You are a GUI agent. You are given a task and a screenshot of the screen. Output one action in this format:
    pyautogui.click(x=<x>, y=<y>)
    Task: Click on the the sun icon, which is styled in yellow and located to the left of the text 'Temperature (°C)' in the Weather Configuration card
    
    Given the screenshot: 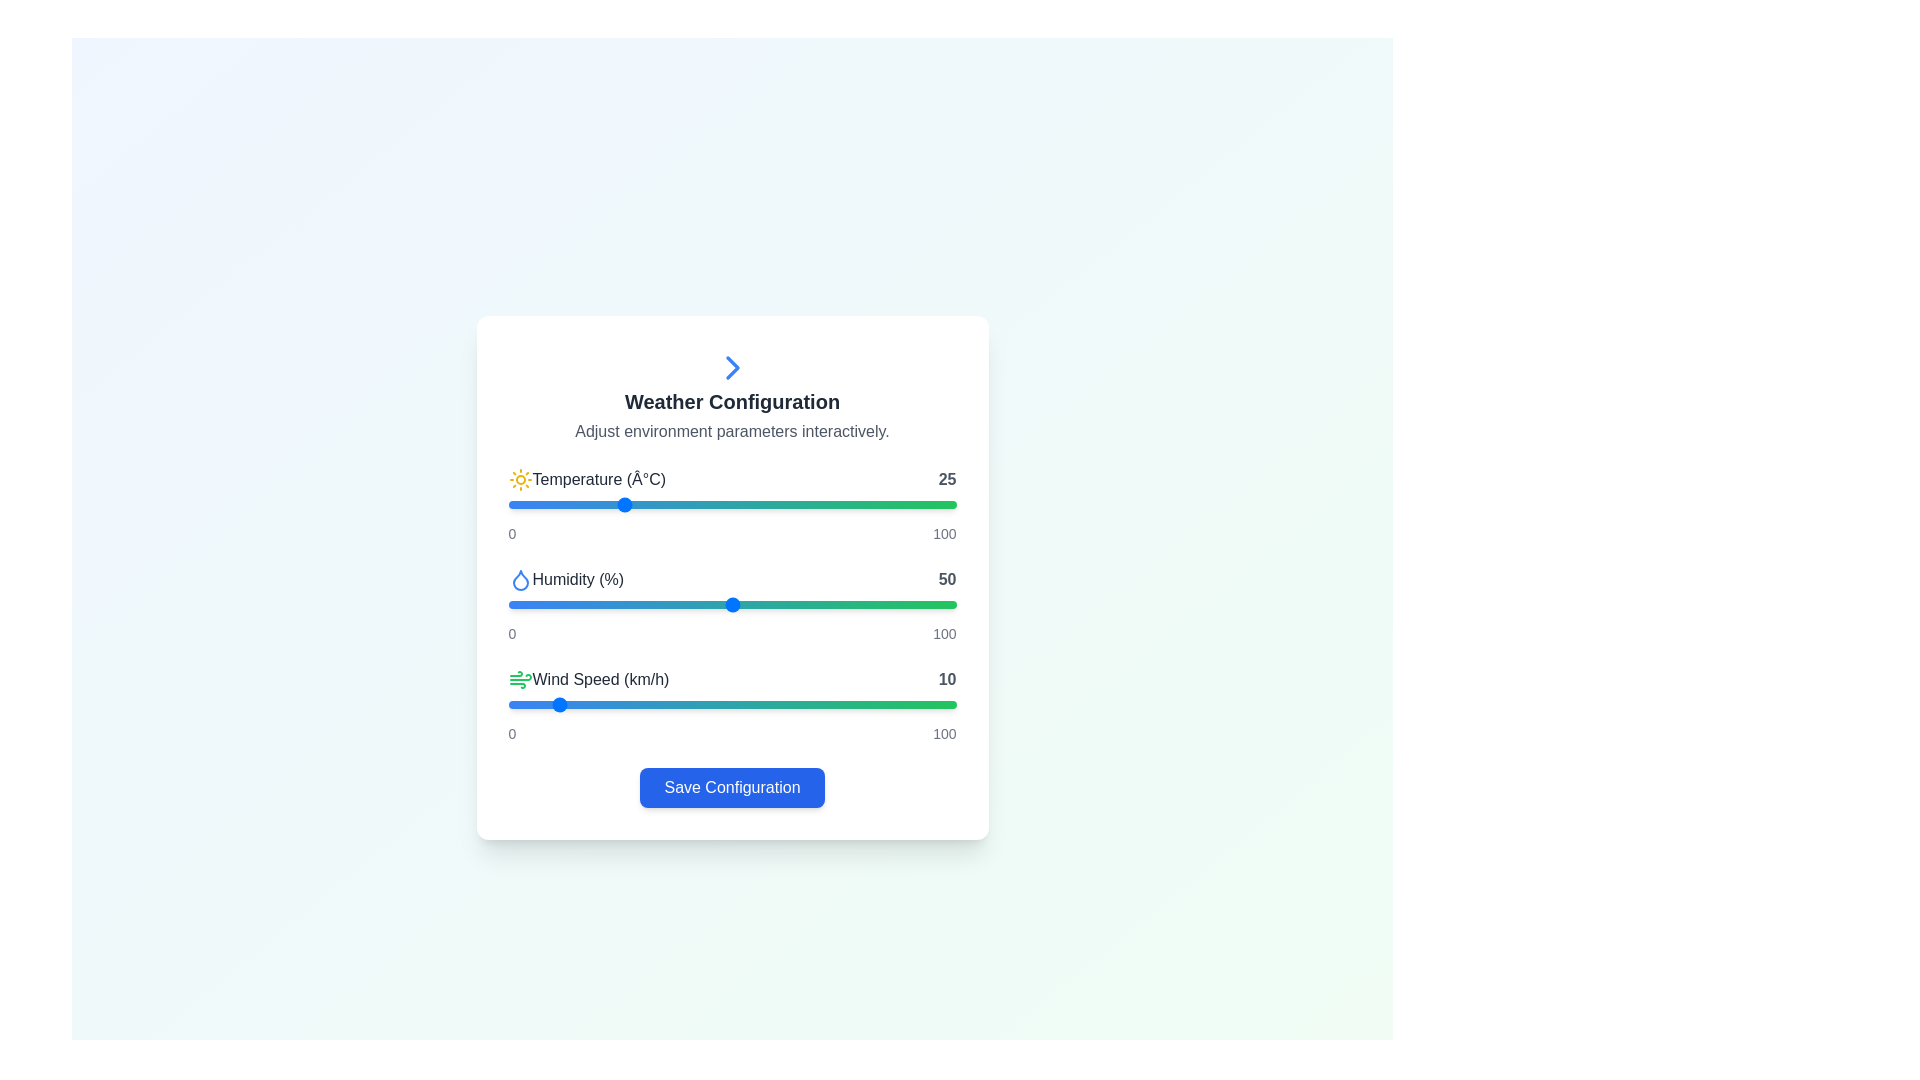 What is the action you would take?
    pyautogui.click(x=520, y=479)
    